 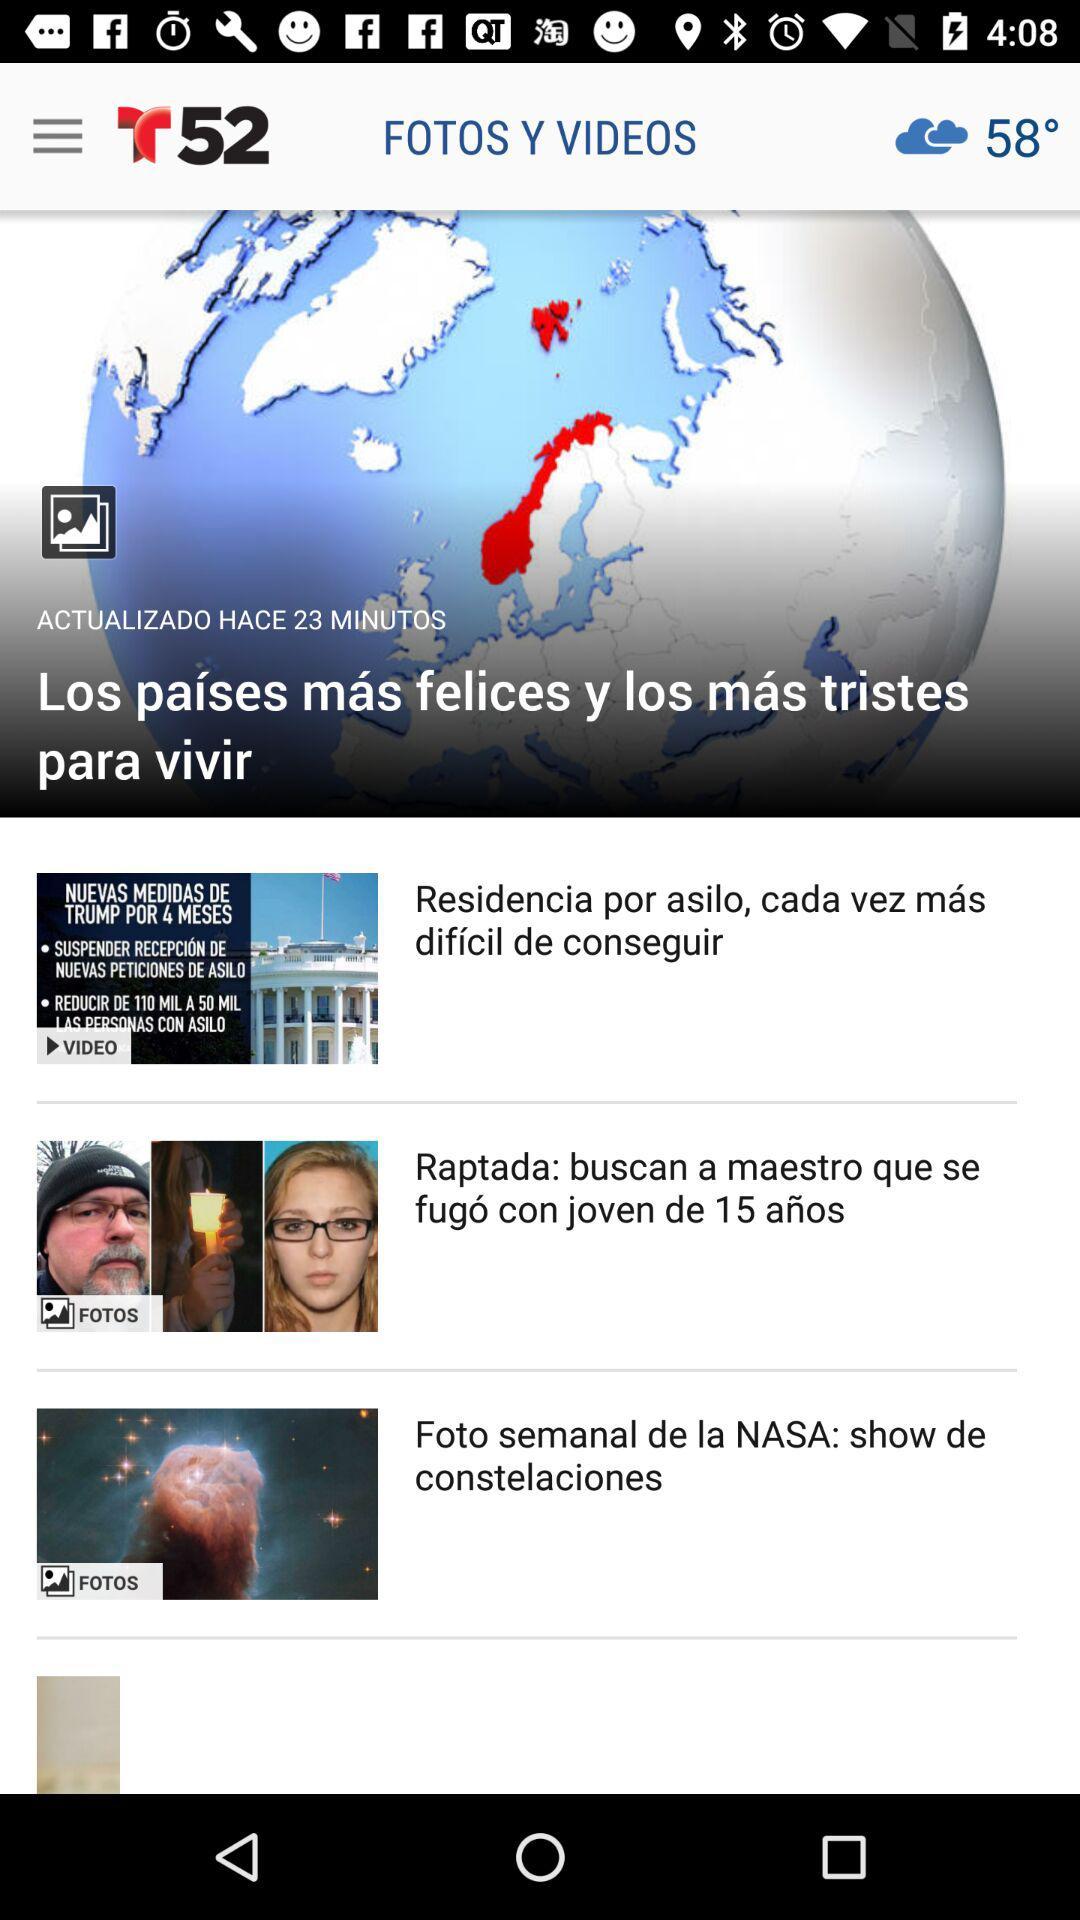 I want to click on watch video, so click(x=207, y=968).